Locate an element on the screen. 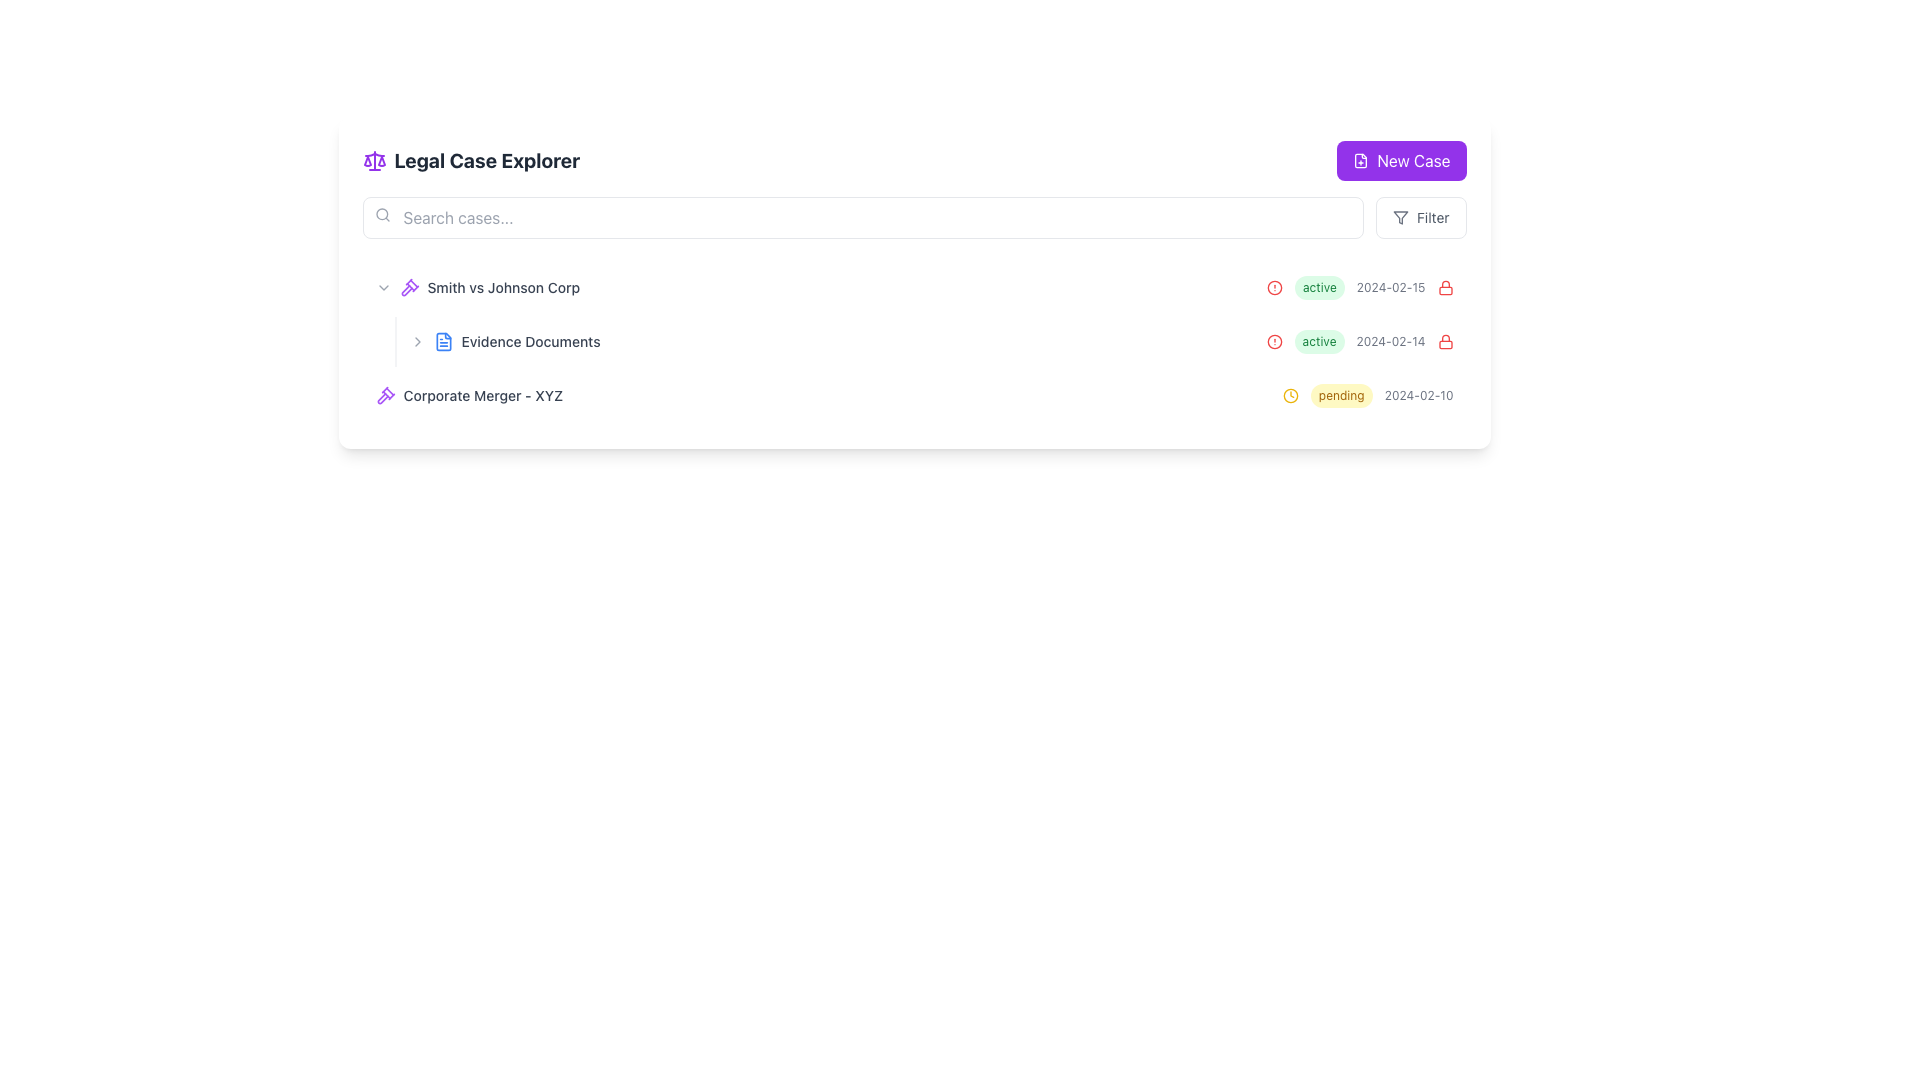 The width and height of the screenshot is (1920, 1080). the 'Create New Case' button located at the top-right corner of the 'Legal Case Explorer' header bar to observe the hover effect is located at coordinates (1400, 160).